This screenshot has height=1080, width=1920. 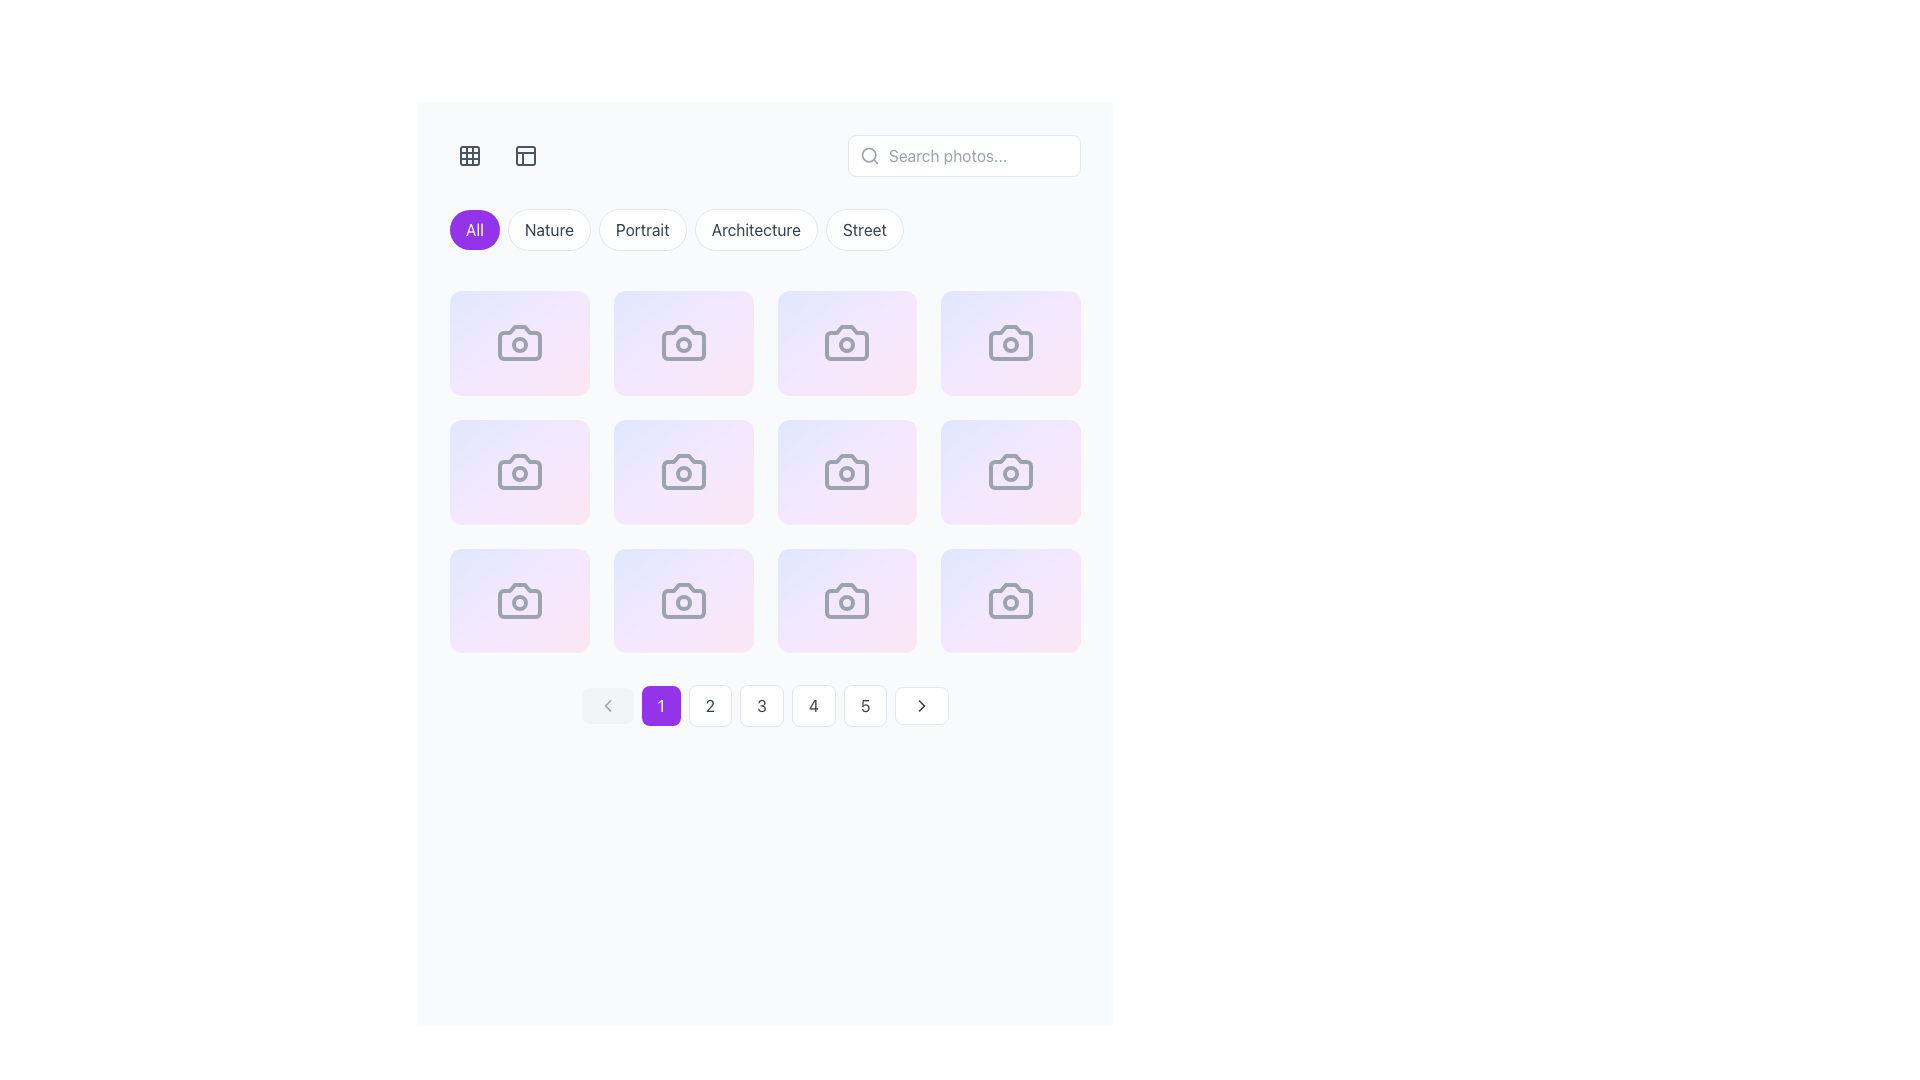 What do you see at coordinates (469, 154) in the screenshot?
I see `the top-left square of the grid icon component within the SVG, which serves as a toggle button for activating the grid view in the interface` at bounding box center [469, 154].